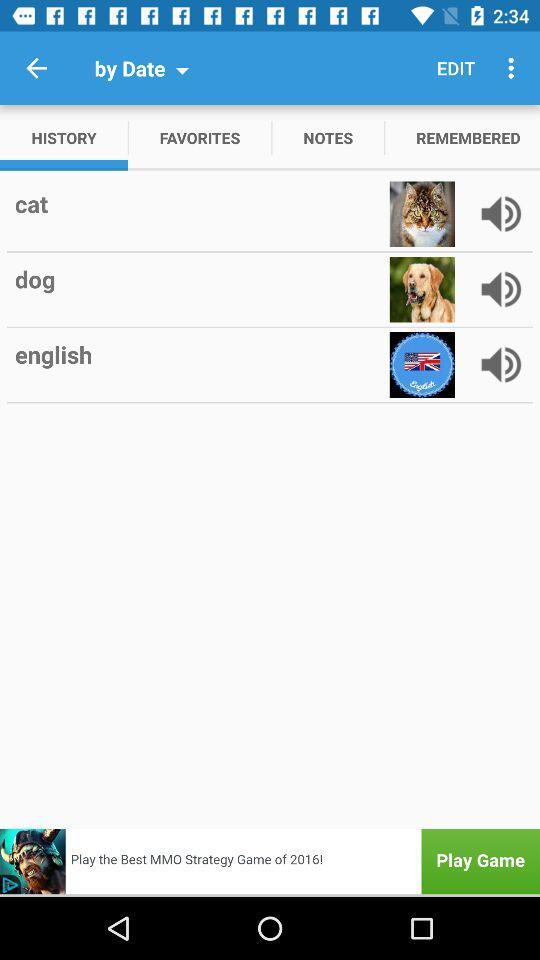  I want to click on the dog icon, so click(200, 278).